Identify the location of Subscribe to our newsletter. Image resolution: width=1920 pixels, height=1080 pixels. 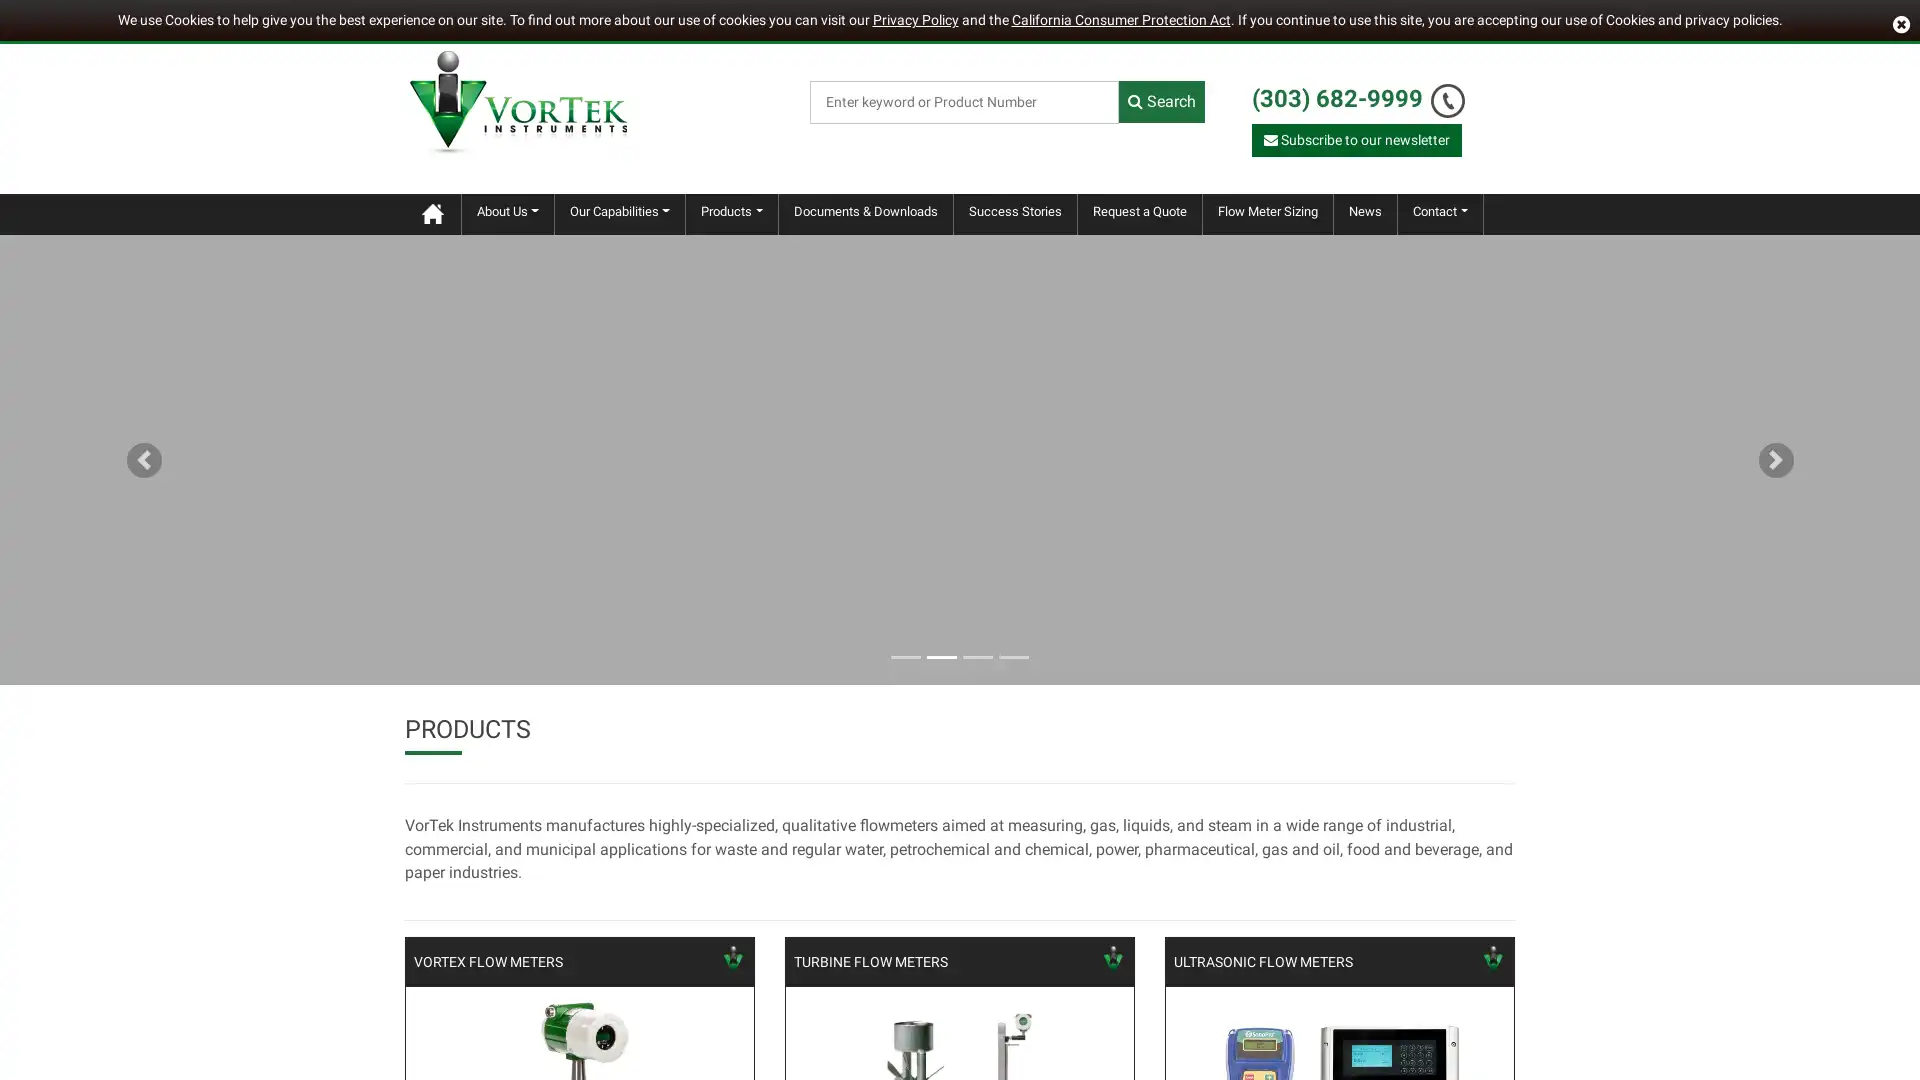
(1357, 99).